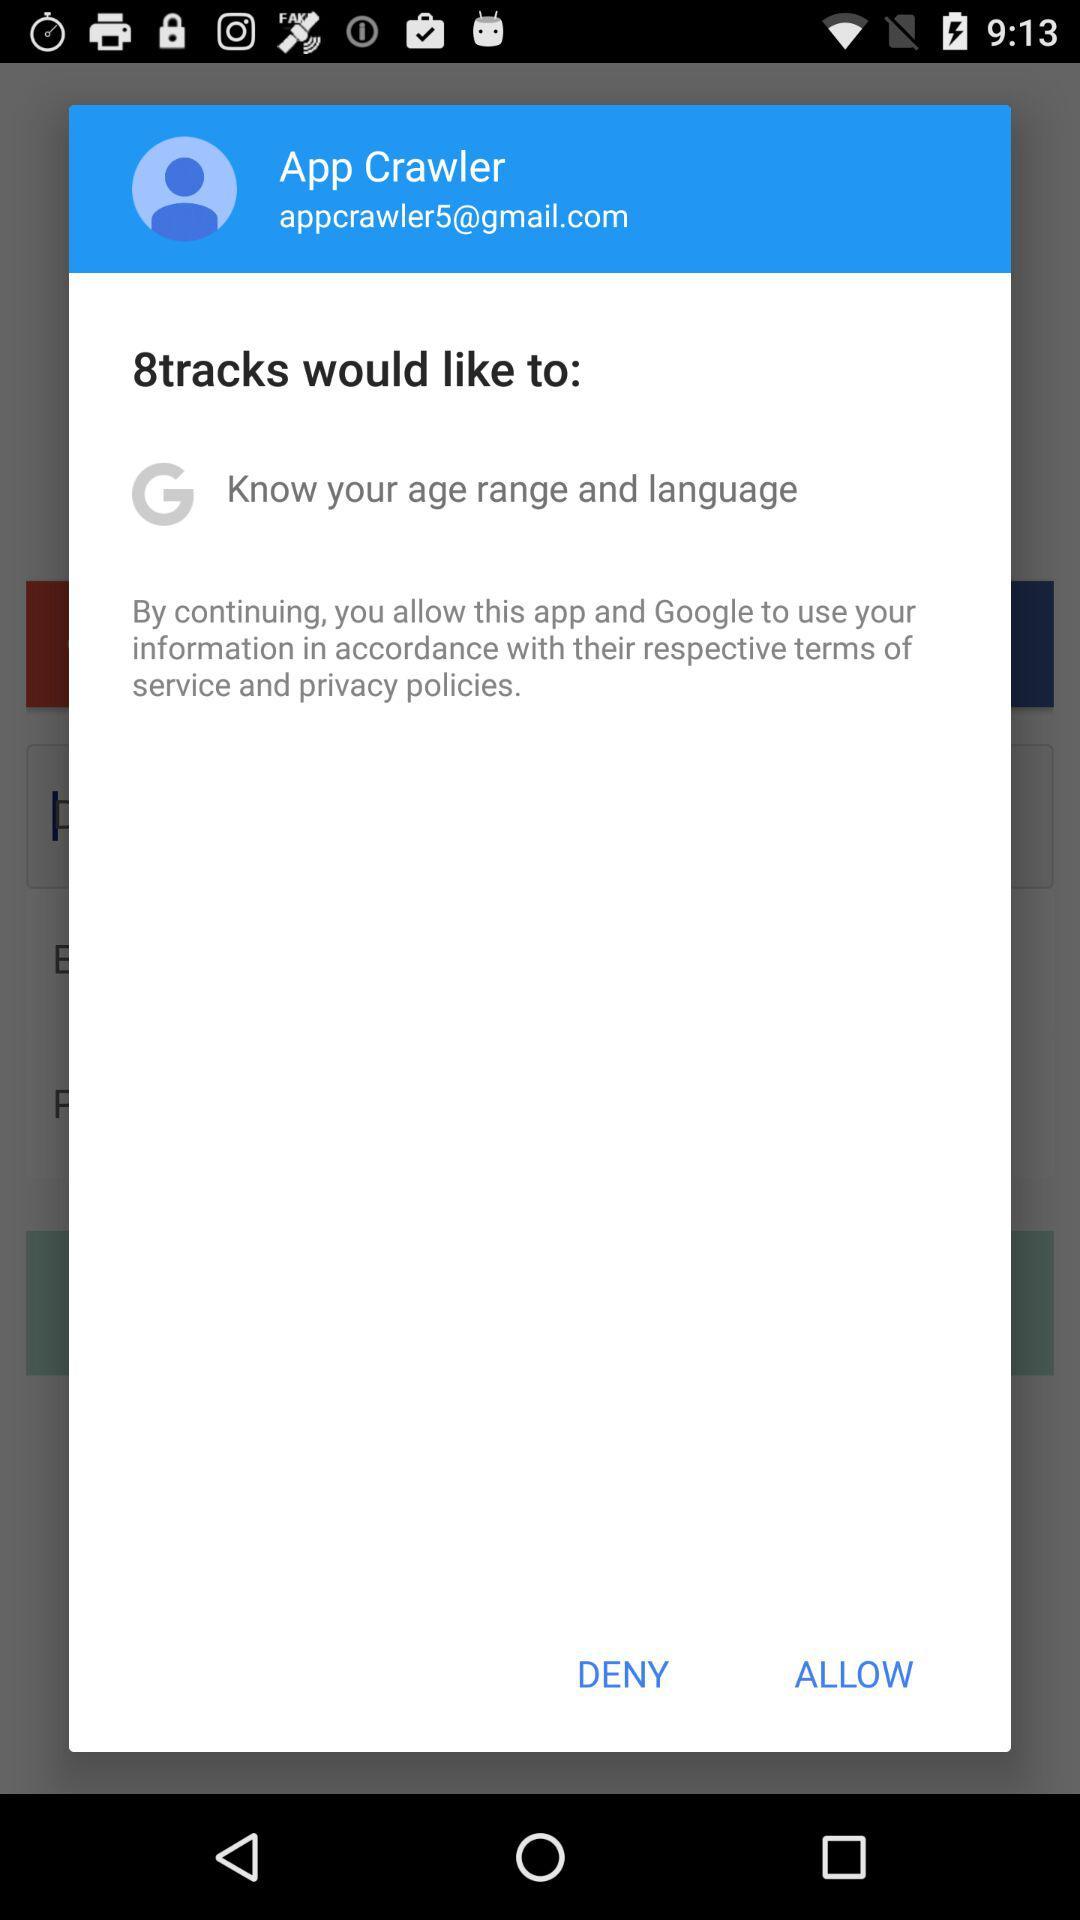 Image resolution: width=1080 pixels, height=1920 pixels. Describe the element at coordinates (621, 1673) in the screenshot. I see `item below the by continuing you app` at that location.